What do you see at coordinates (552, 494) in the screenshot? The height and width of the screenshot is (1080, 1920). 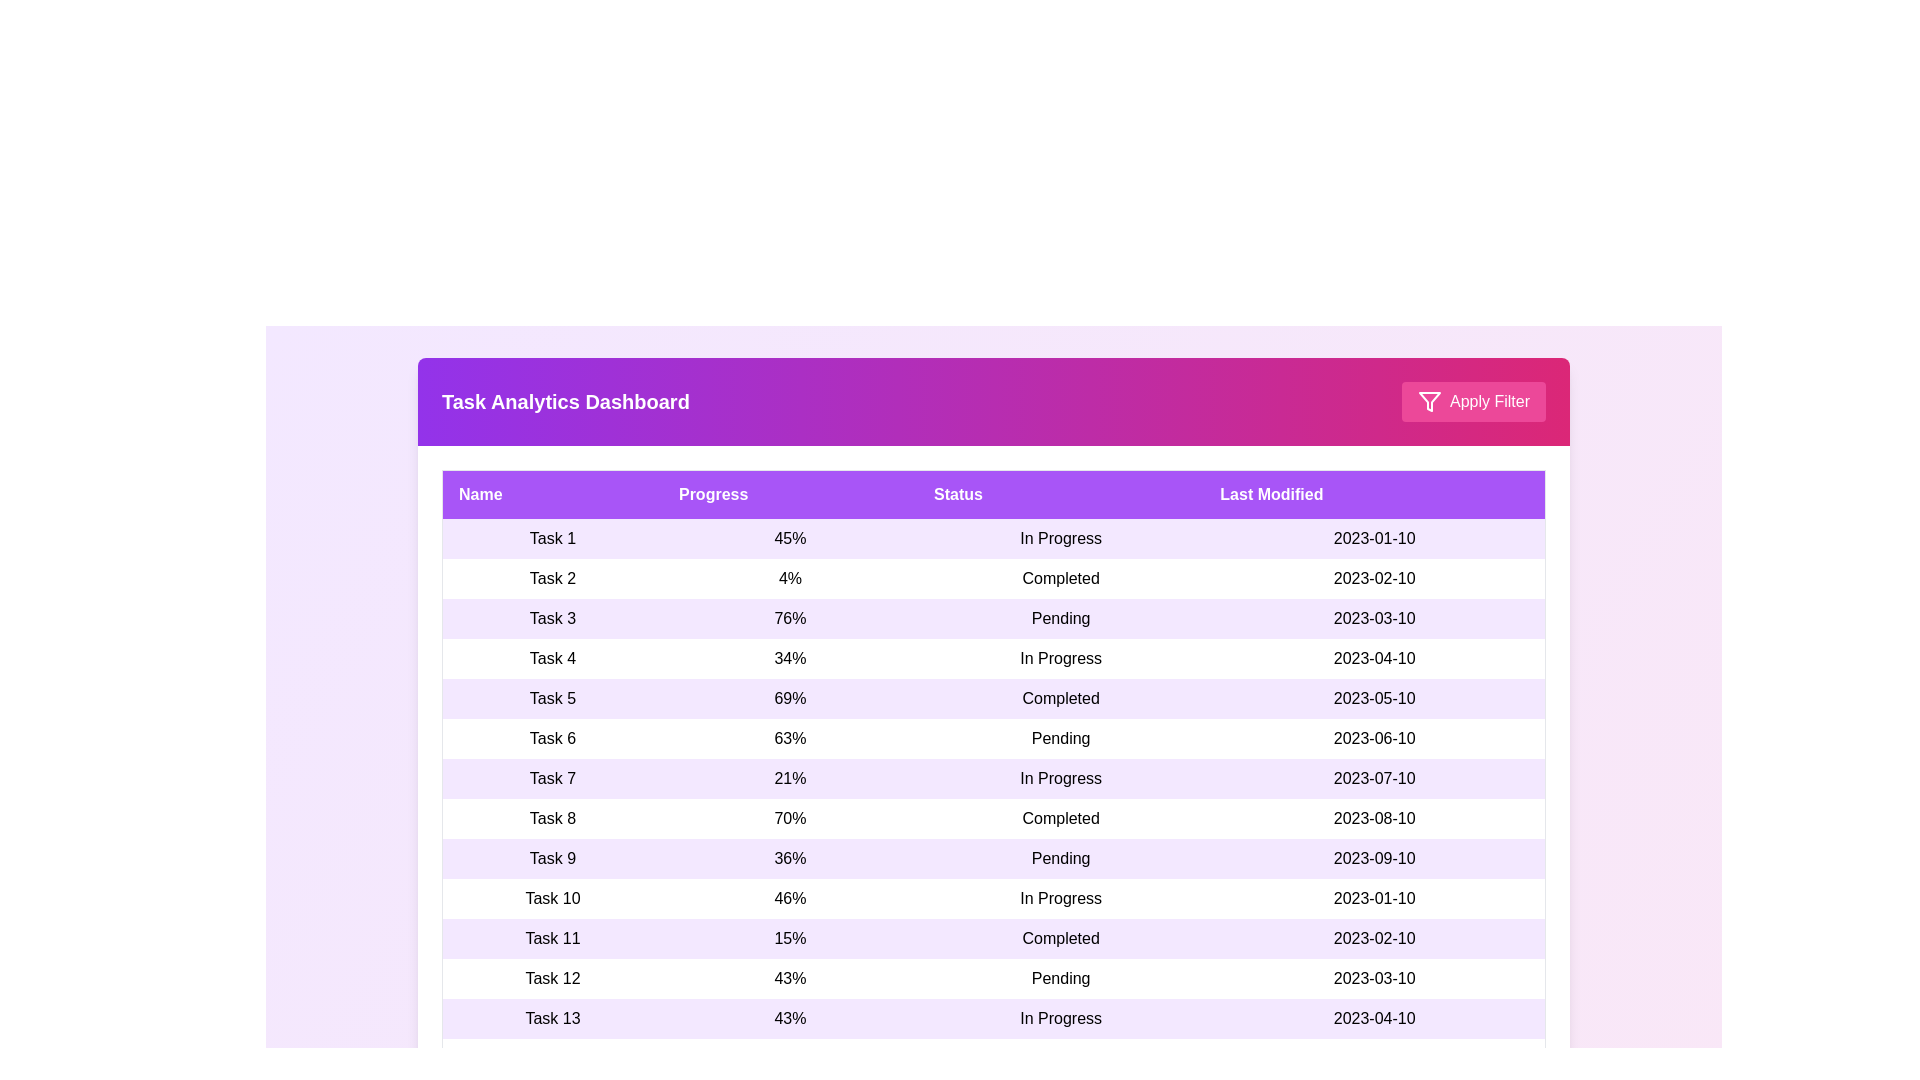 I see `the column header Name to sort the table by that column` at bounding box center [552, 494].